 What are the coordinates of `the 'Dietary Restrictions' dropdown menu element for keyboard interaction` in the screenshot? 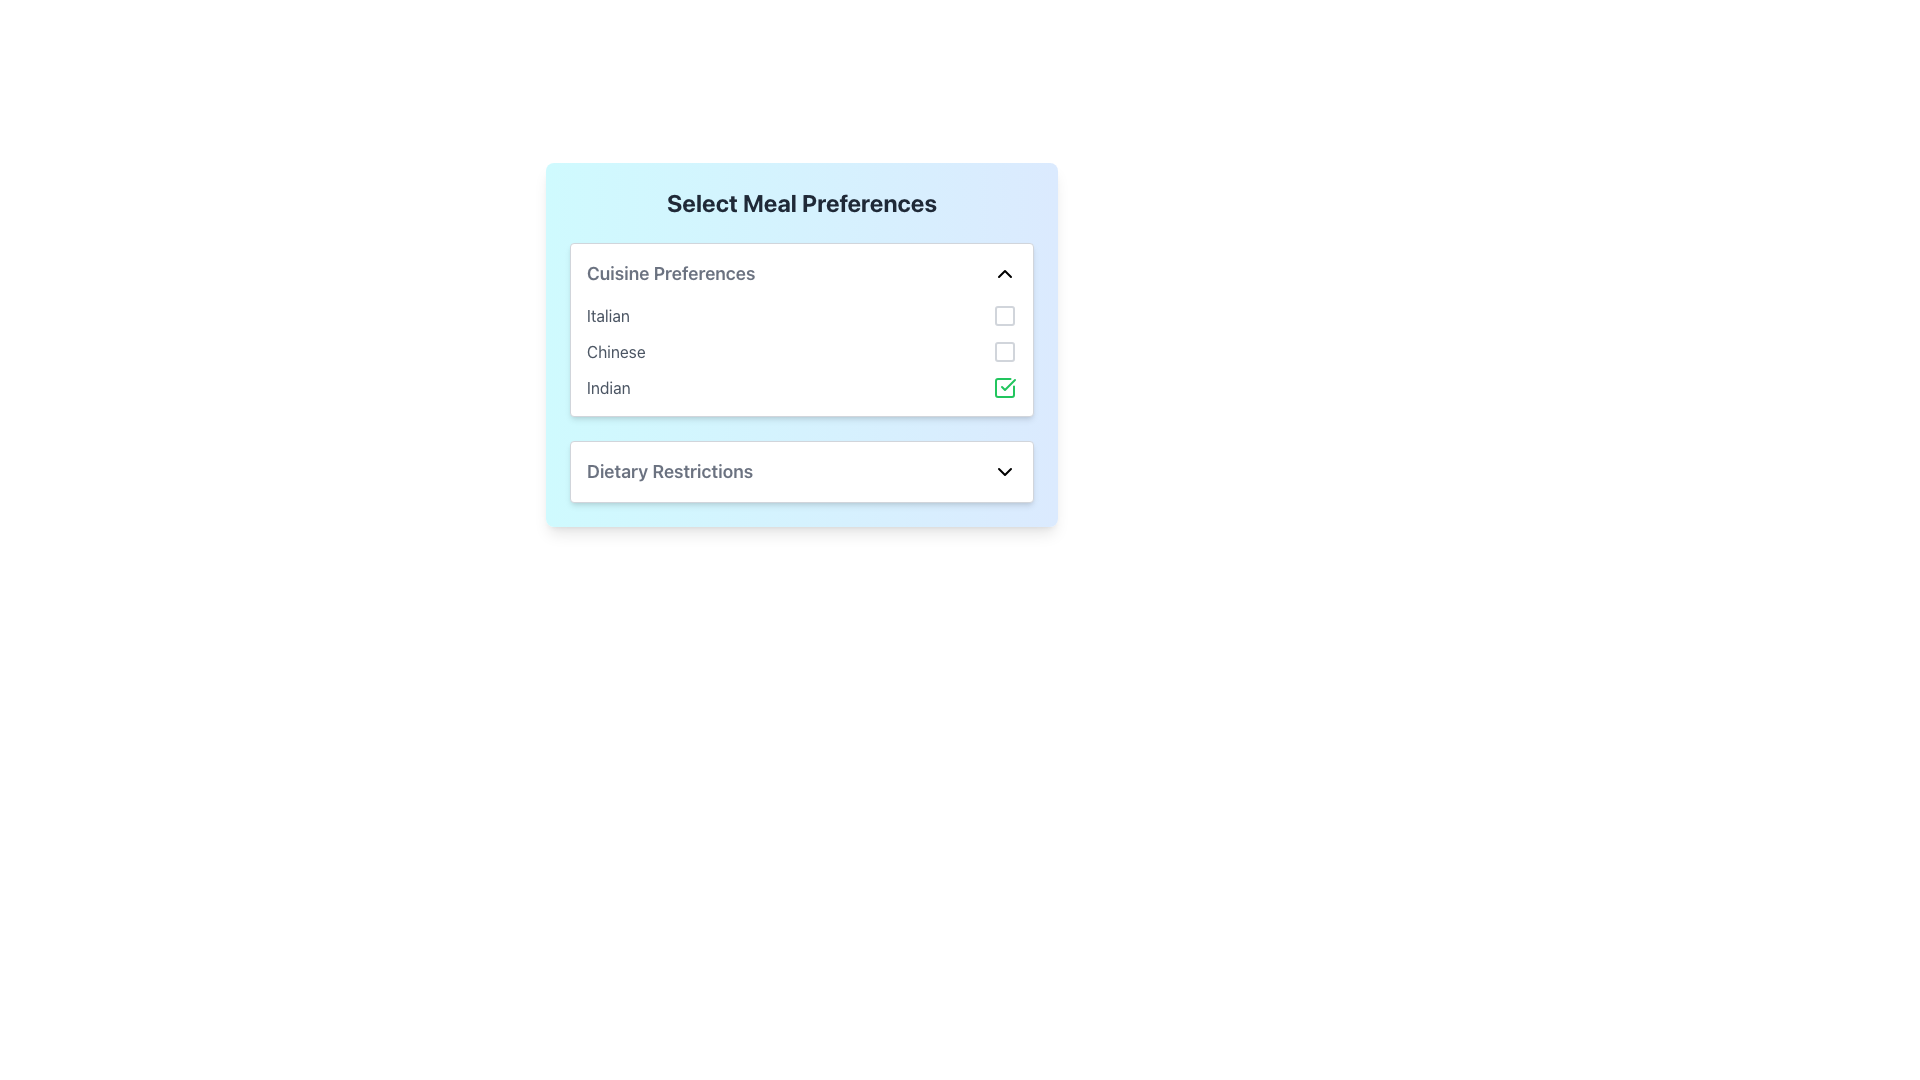 It's located at (801, 471).